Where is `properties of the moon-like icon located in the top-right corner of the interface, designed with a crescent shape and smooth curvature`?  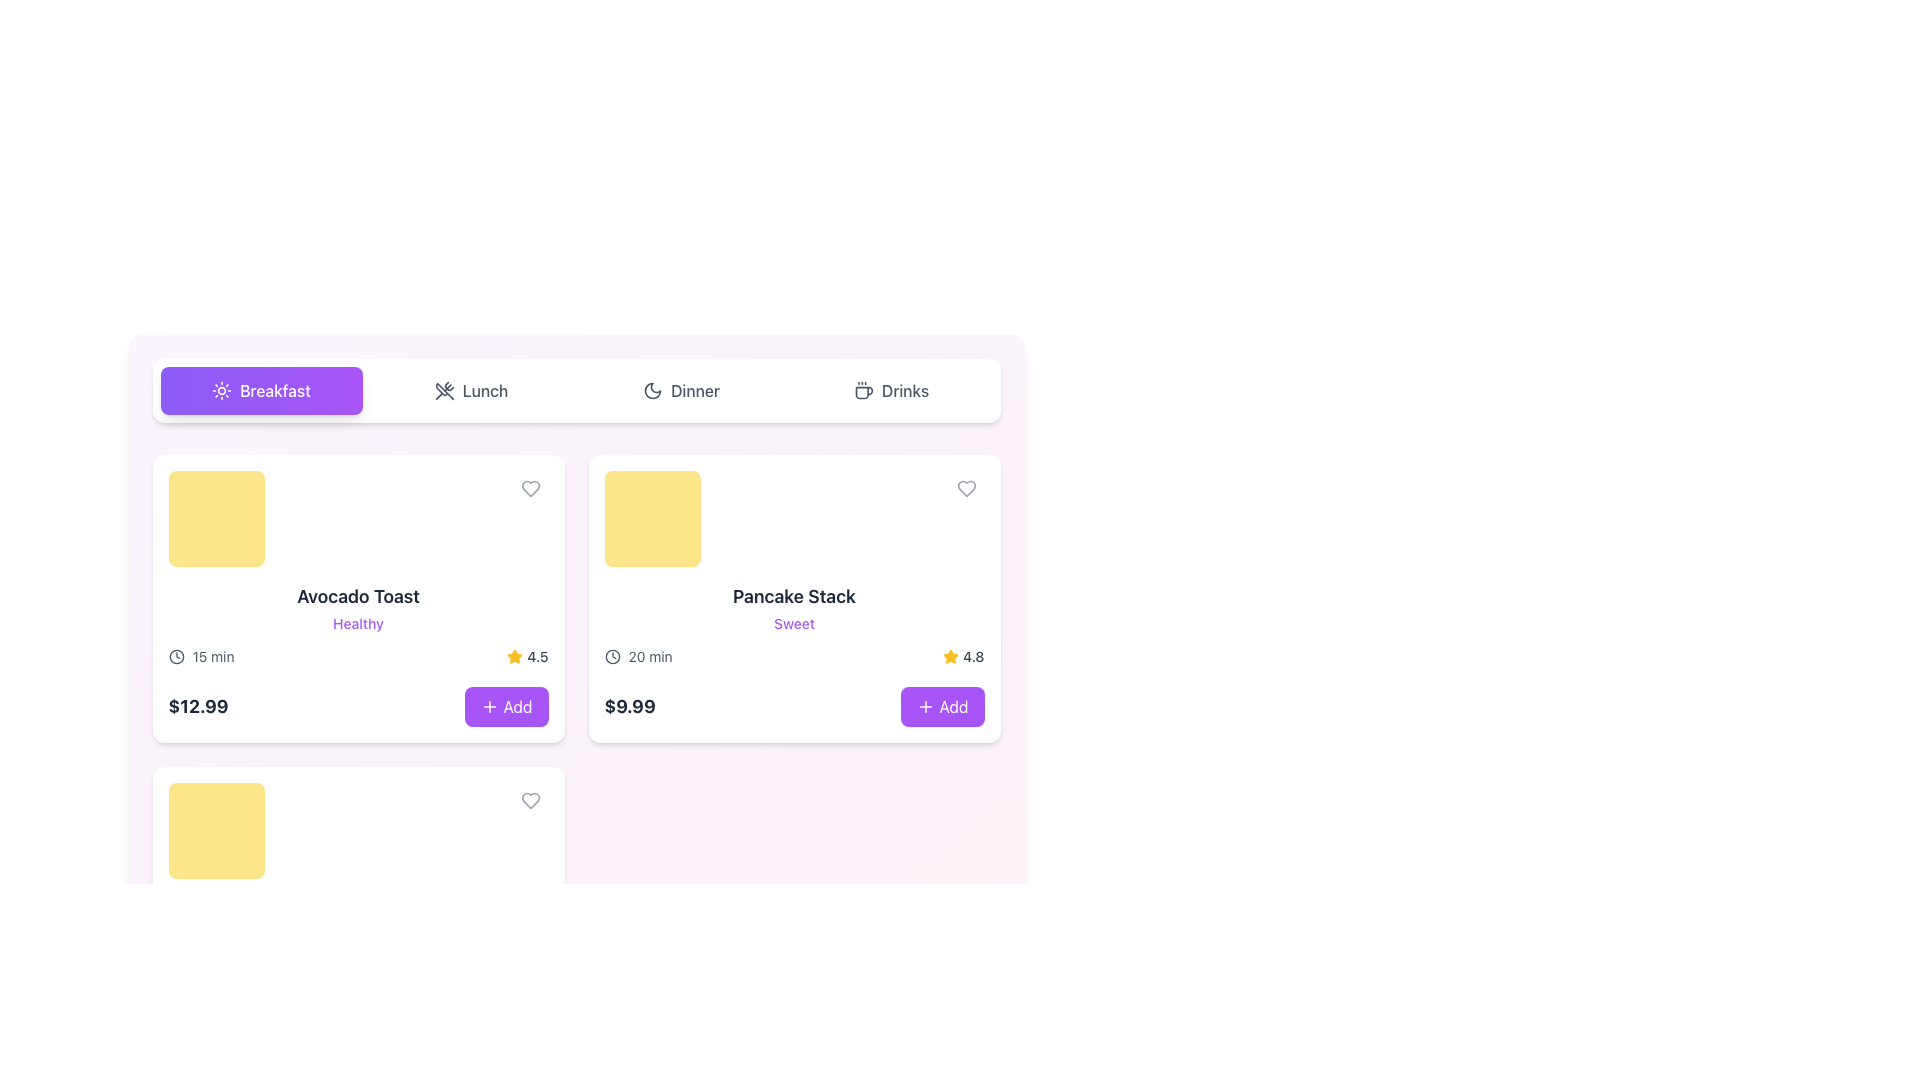 properties of the moon-like icon located in the top-right corner of the interface, designed with a crescent shape and smooth curvature is located at coordinates (652, 390).